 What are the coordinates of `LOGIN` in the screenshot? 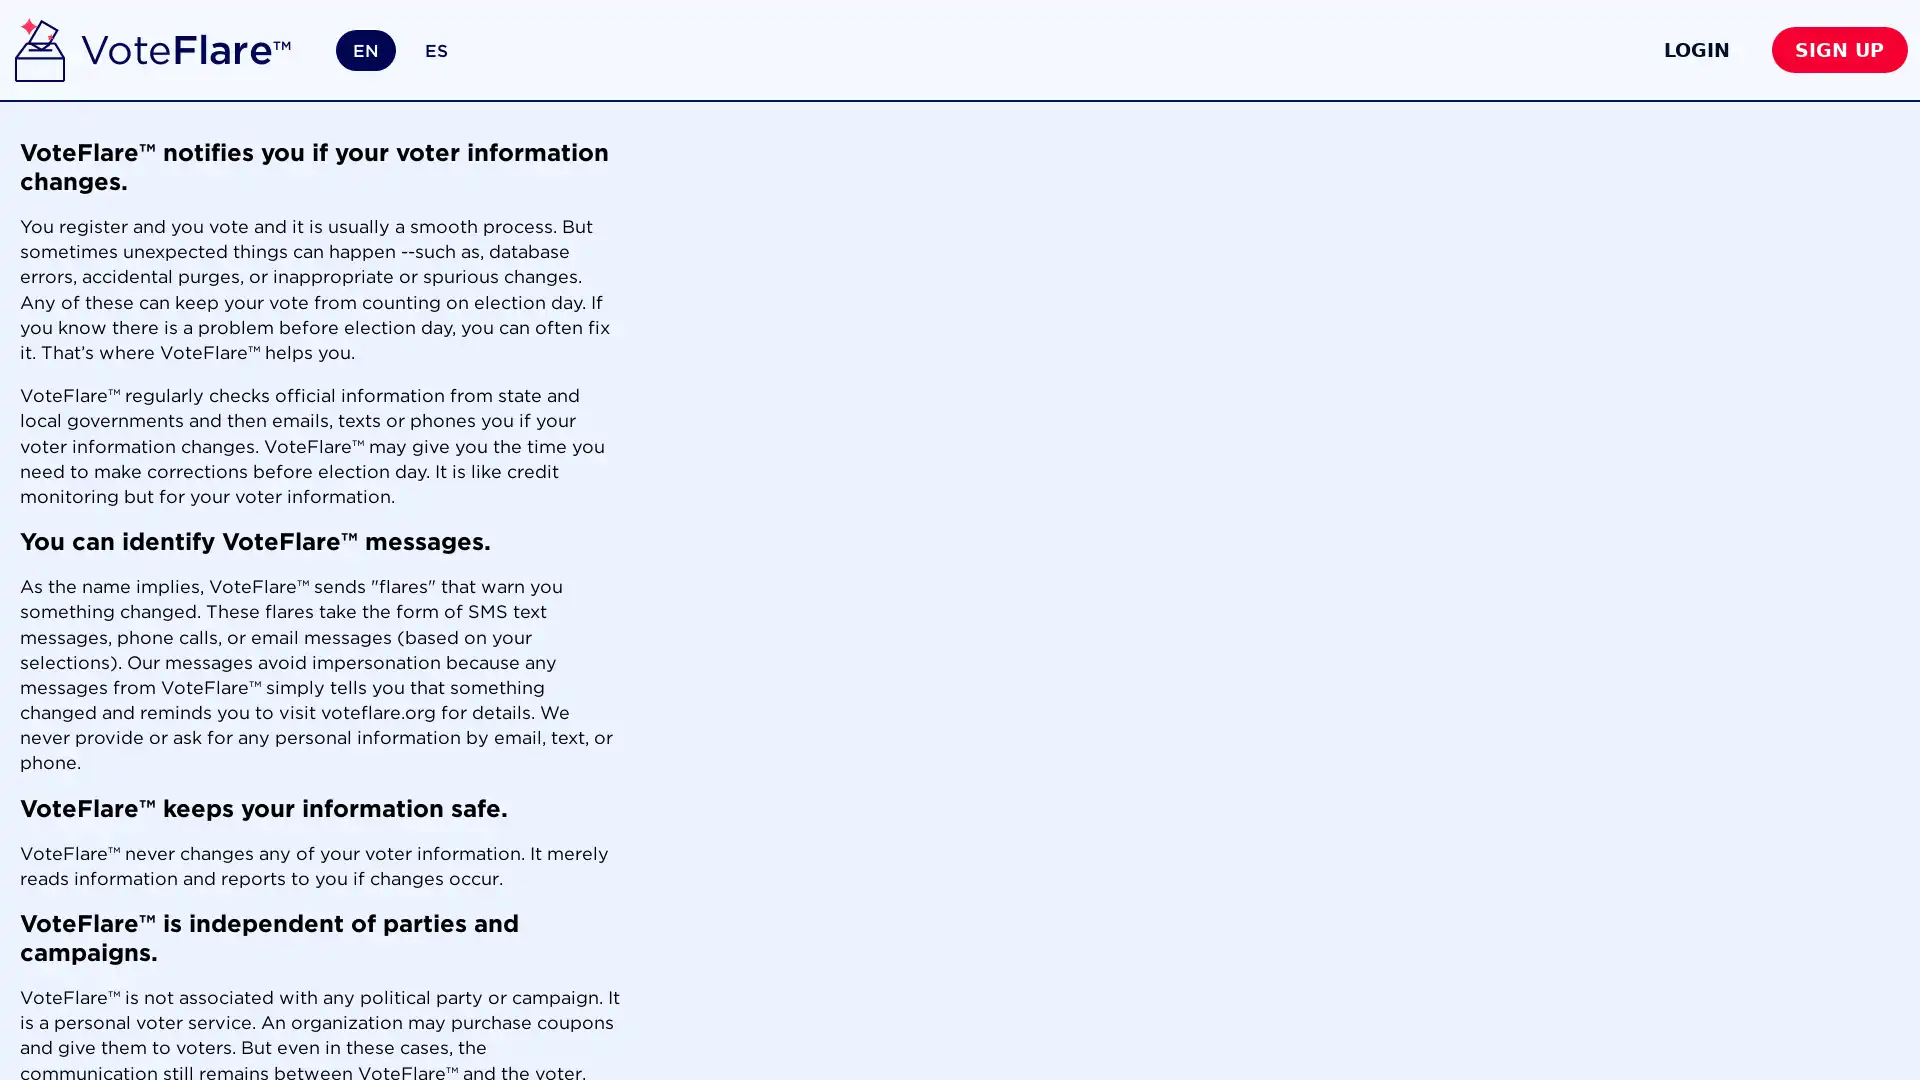 It's located at (1640, 48).